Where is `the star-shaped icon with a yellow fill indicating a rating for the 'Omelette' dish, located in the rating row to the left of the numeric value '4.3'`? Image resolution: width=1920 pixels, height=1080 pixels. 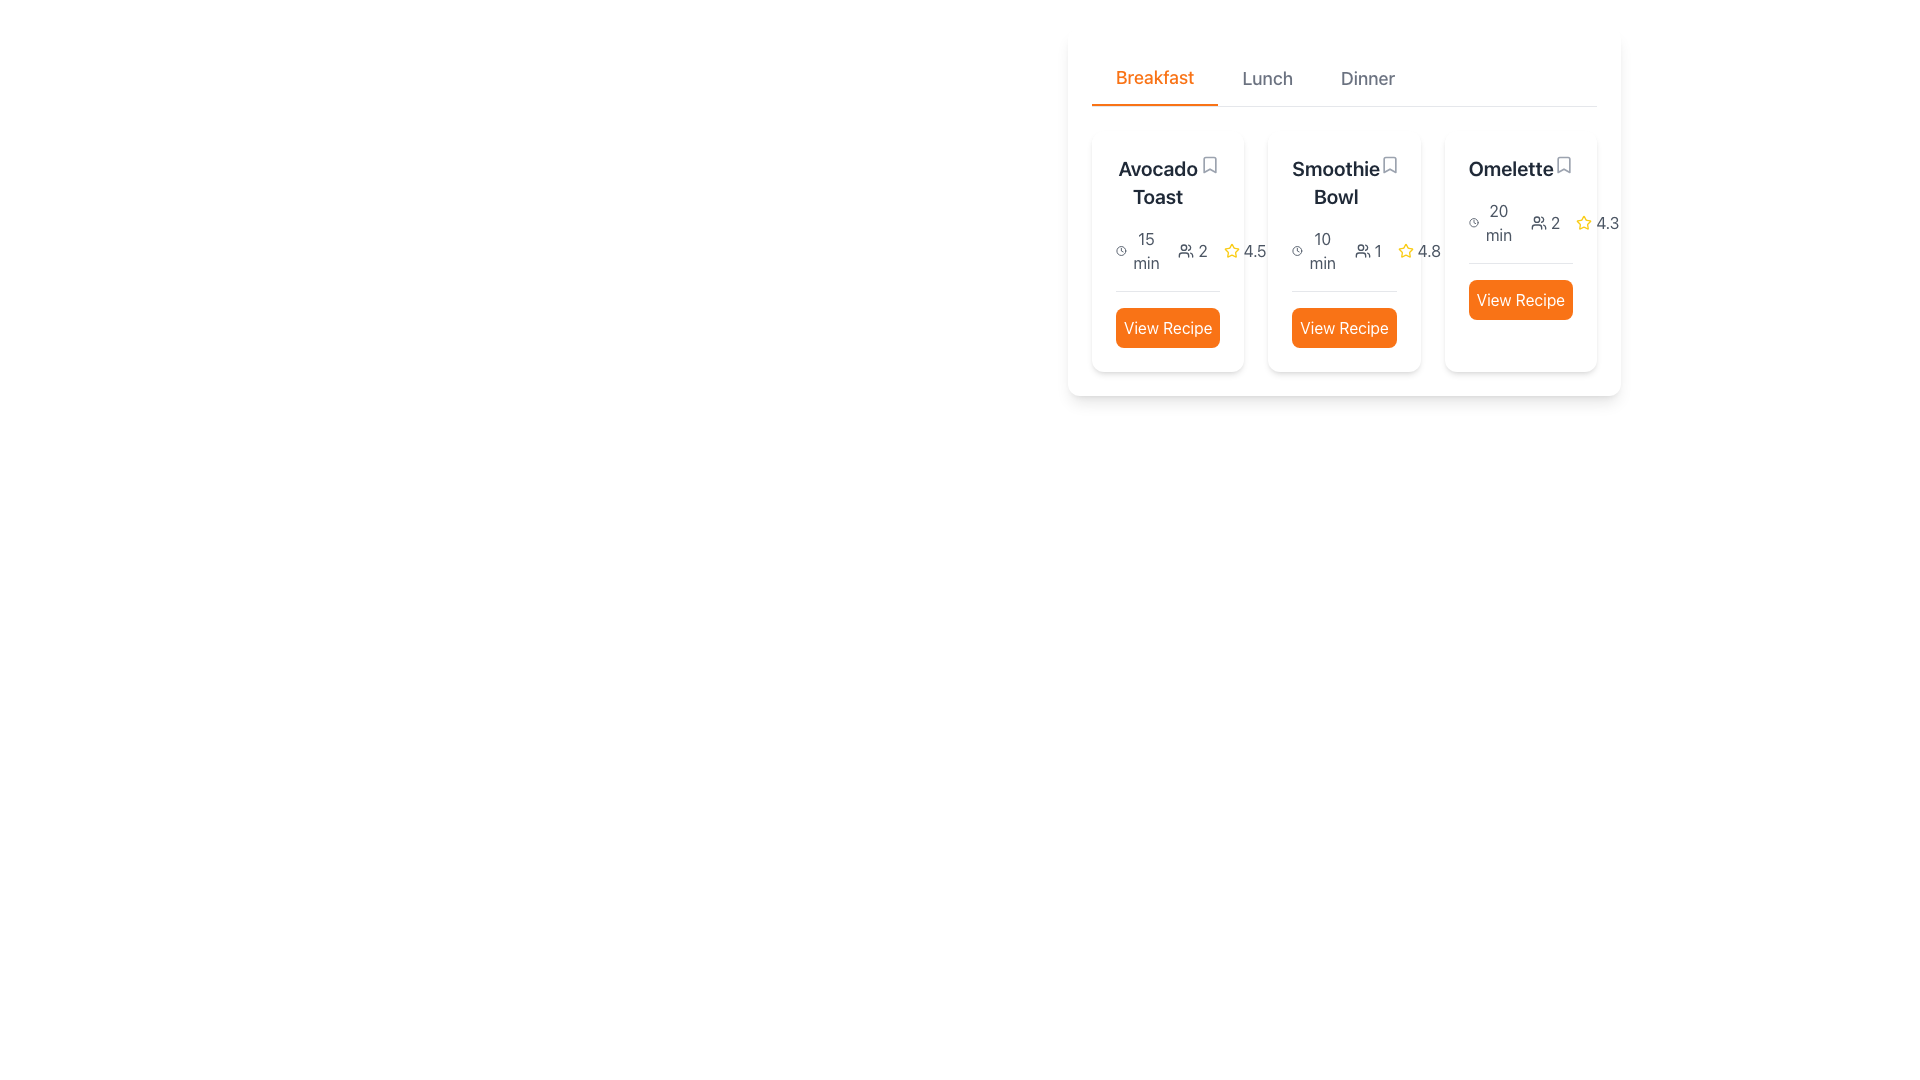 the star-shaped icon with a yellow fill indicating a rating for the 'Omelette' dish, located in the rating row to the left of the numeric value '4.3' is located at coordinates (1583, 222).